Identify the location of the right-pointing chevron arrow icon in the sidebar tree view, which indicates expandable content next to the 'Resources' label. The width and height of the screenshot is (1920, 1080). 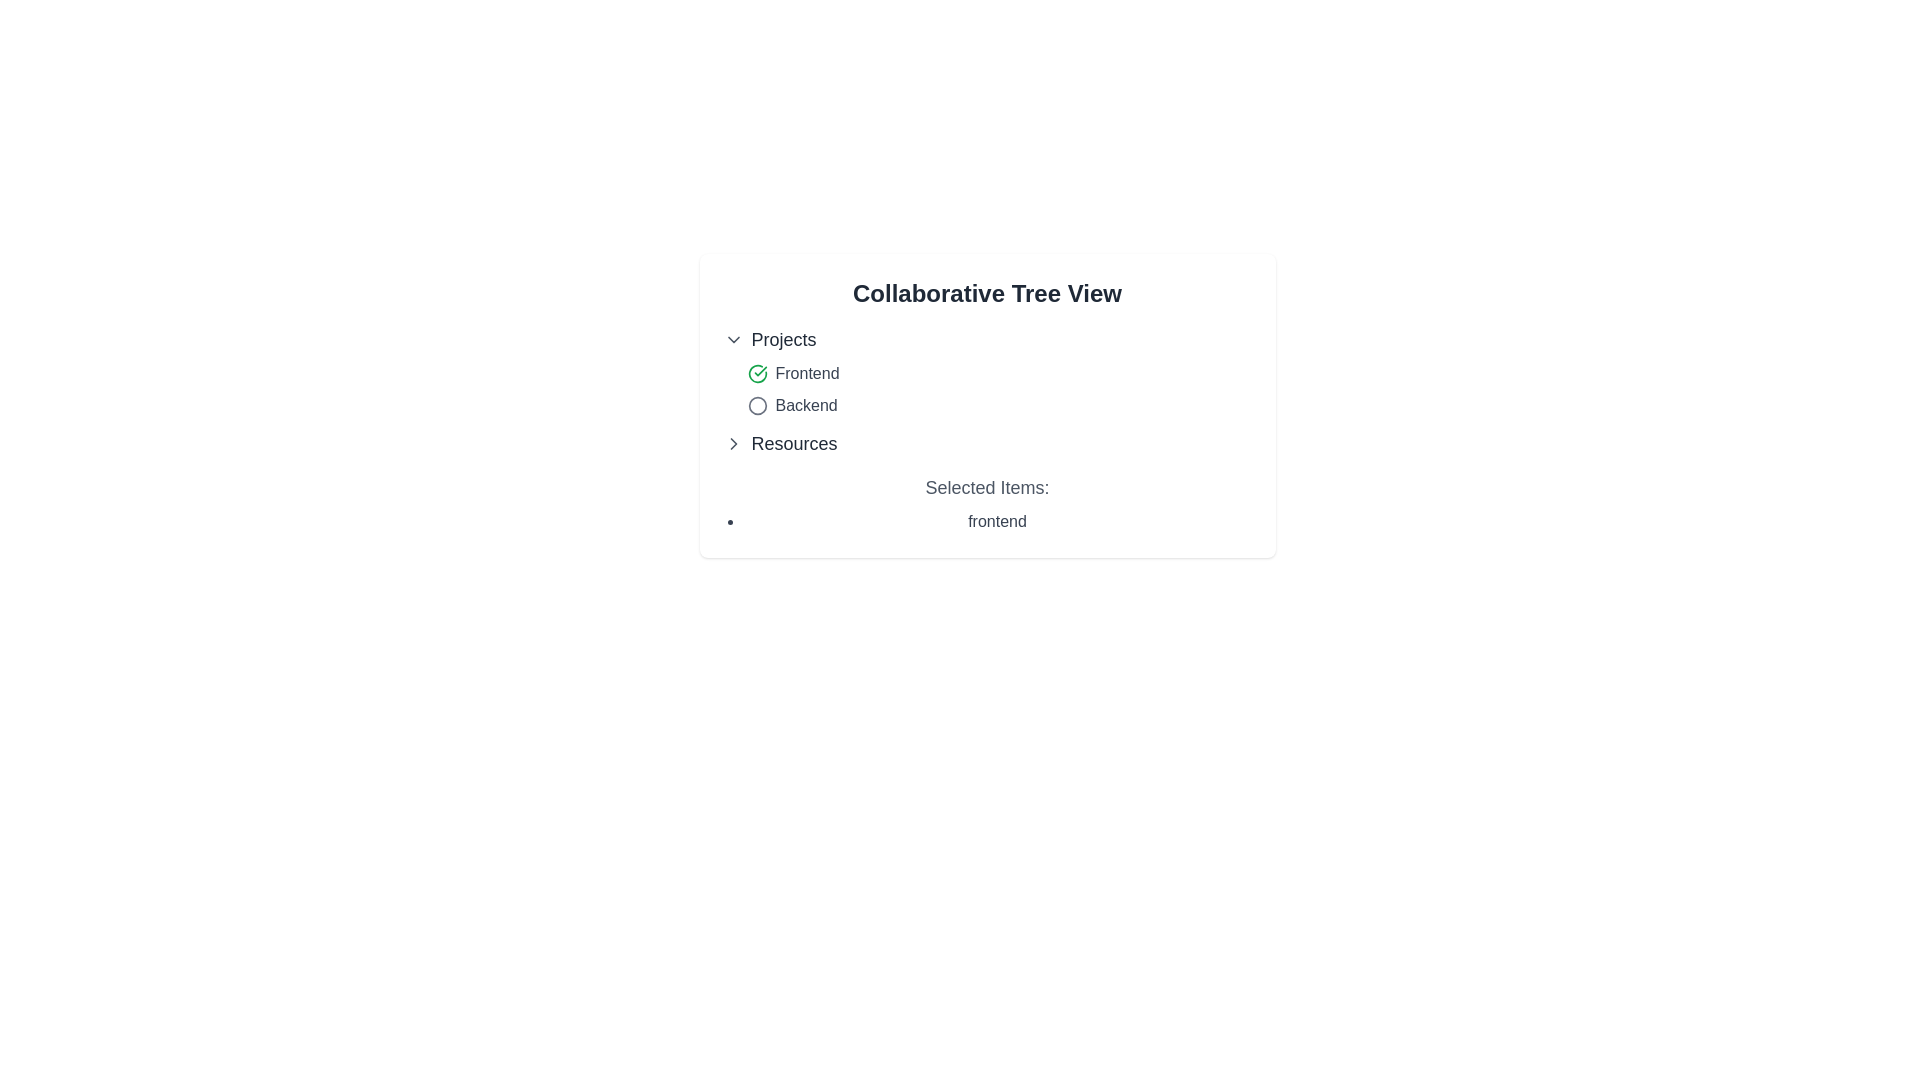
(732, 442).